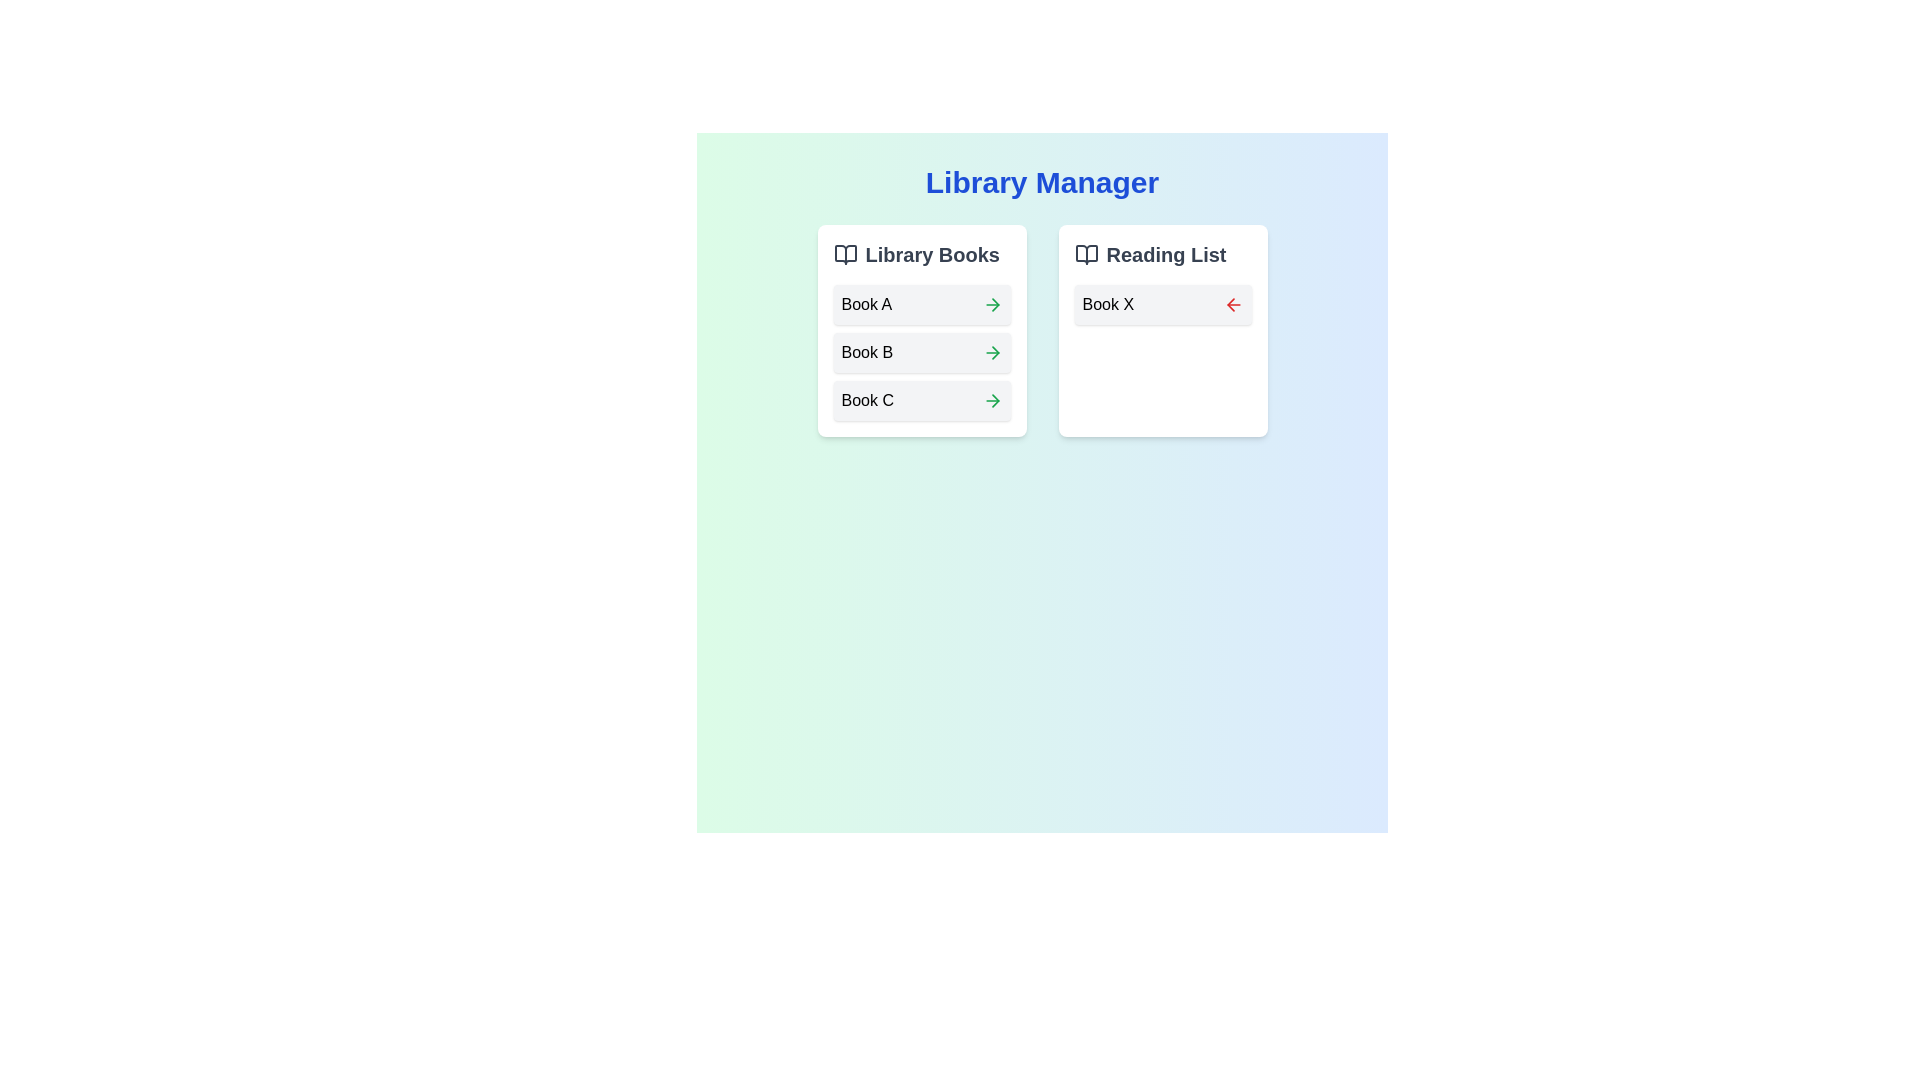 This screenshot has width=1920, height=1080. Describe the element at coordinates (845, 253) in the screenshot. I see `the stylized book icon located in the top section of the 'Library Books' card, which is positioned to the left of the title text 'Library Books'` at that location.